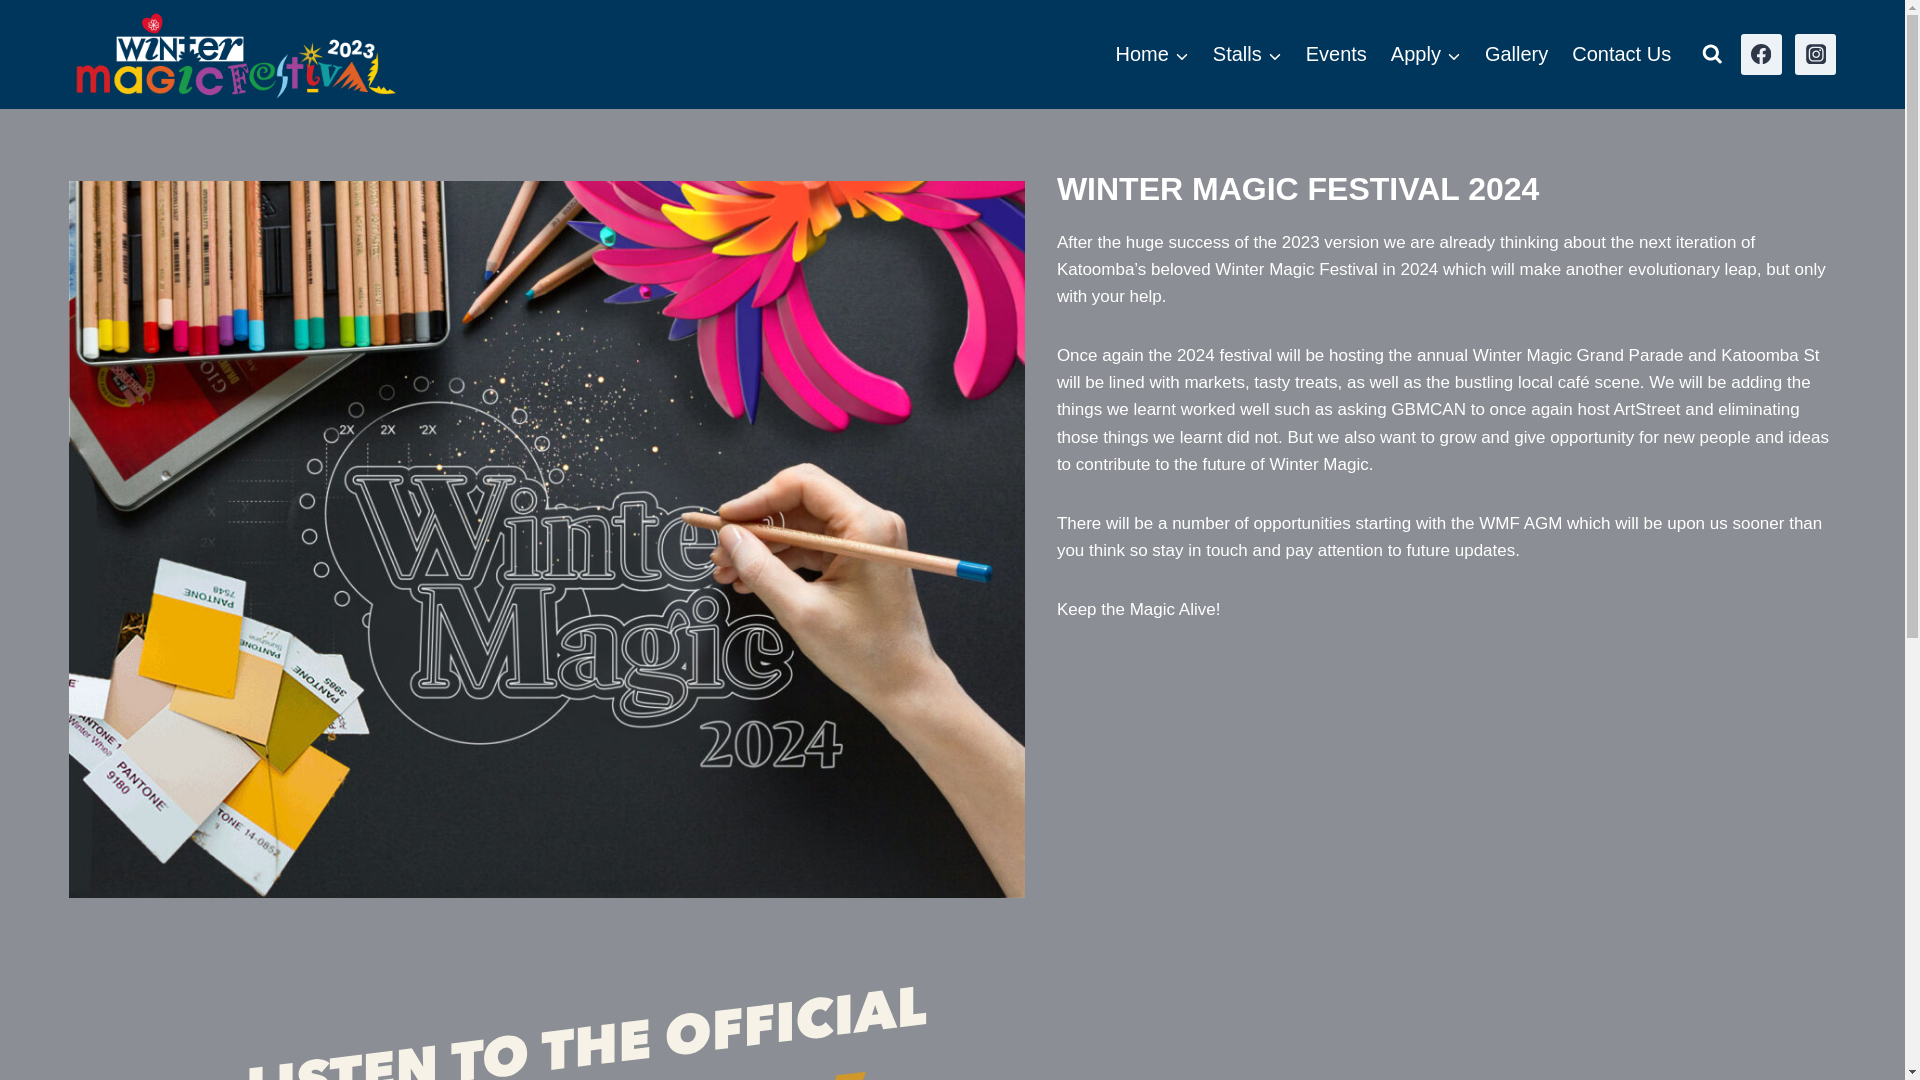 The height and width of the screenshot is (1080, 1920). I want to click on 'Contact Us', so click(1559, 53).